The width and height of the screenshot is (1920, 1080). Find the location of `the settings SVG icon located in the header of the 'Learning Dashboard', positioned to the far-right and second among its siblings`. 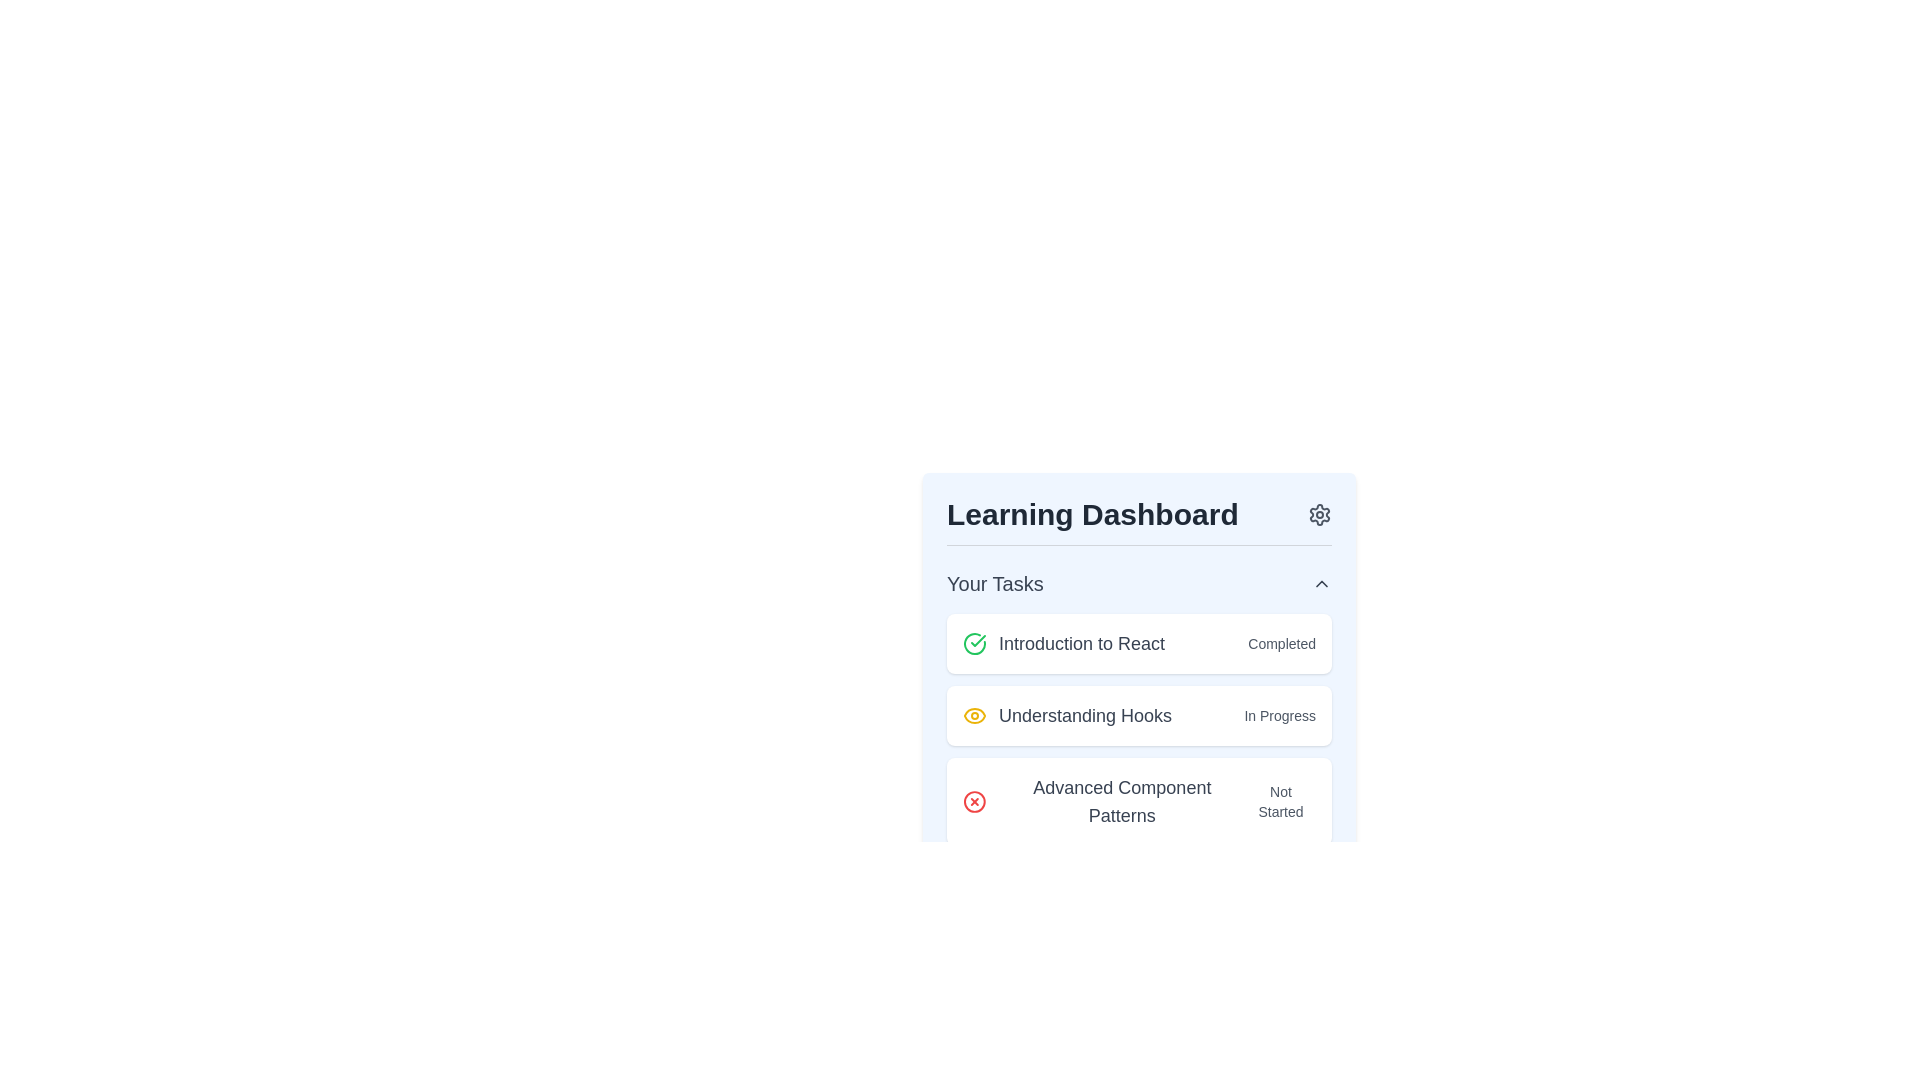

the settings SVG icon located in the header of the 'Learning Dashboard', positioned to the far-right and second among its siblings is located at coordinates (1320, 514).